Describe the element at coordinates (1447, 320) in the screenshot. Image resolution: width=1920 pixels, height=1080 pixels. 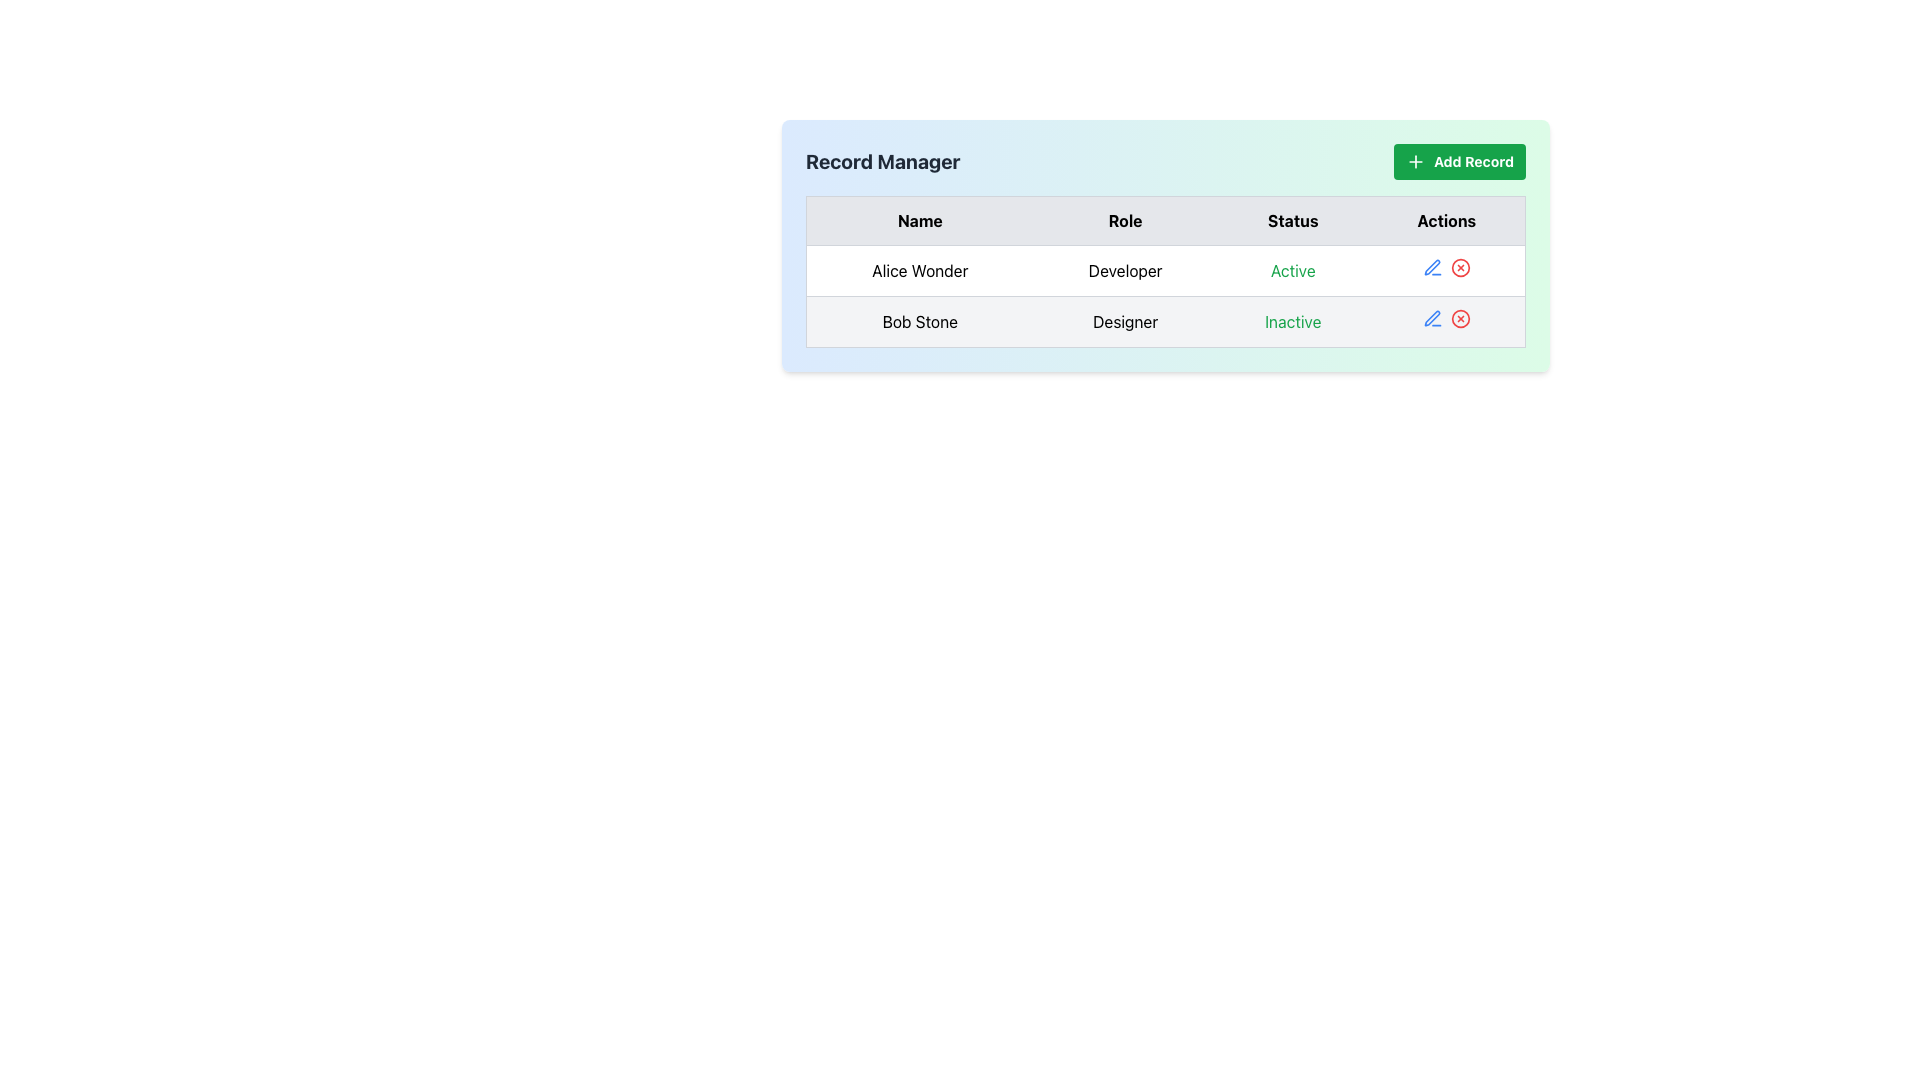
I see `the edit icon in the action panel for the 'Bob Stone' entry located in the fourth column of the second row of the table under the 'Actions' header` at that location.